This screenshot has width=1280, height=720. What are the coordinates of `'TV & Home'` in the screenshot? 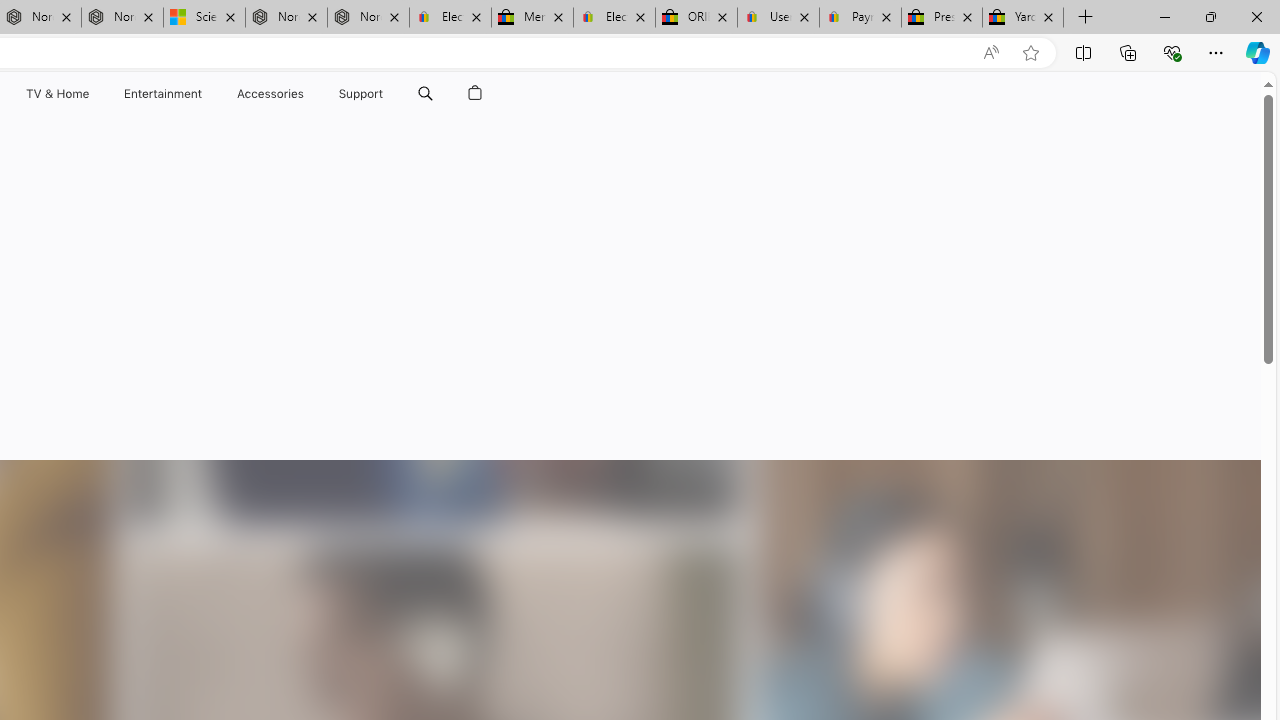 It's located at (56, 93).